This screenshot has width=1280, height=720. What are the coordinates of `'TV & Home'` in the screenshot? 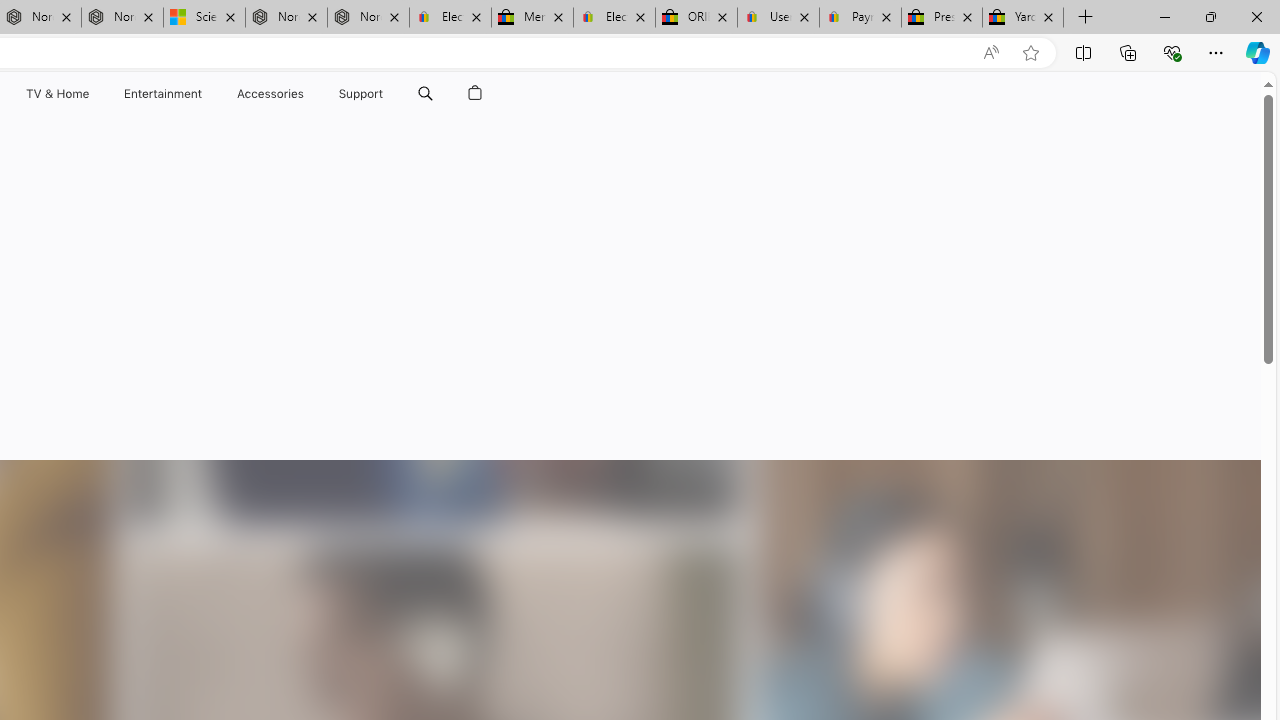 It's located at (56, 93).